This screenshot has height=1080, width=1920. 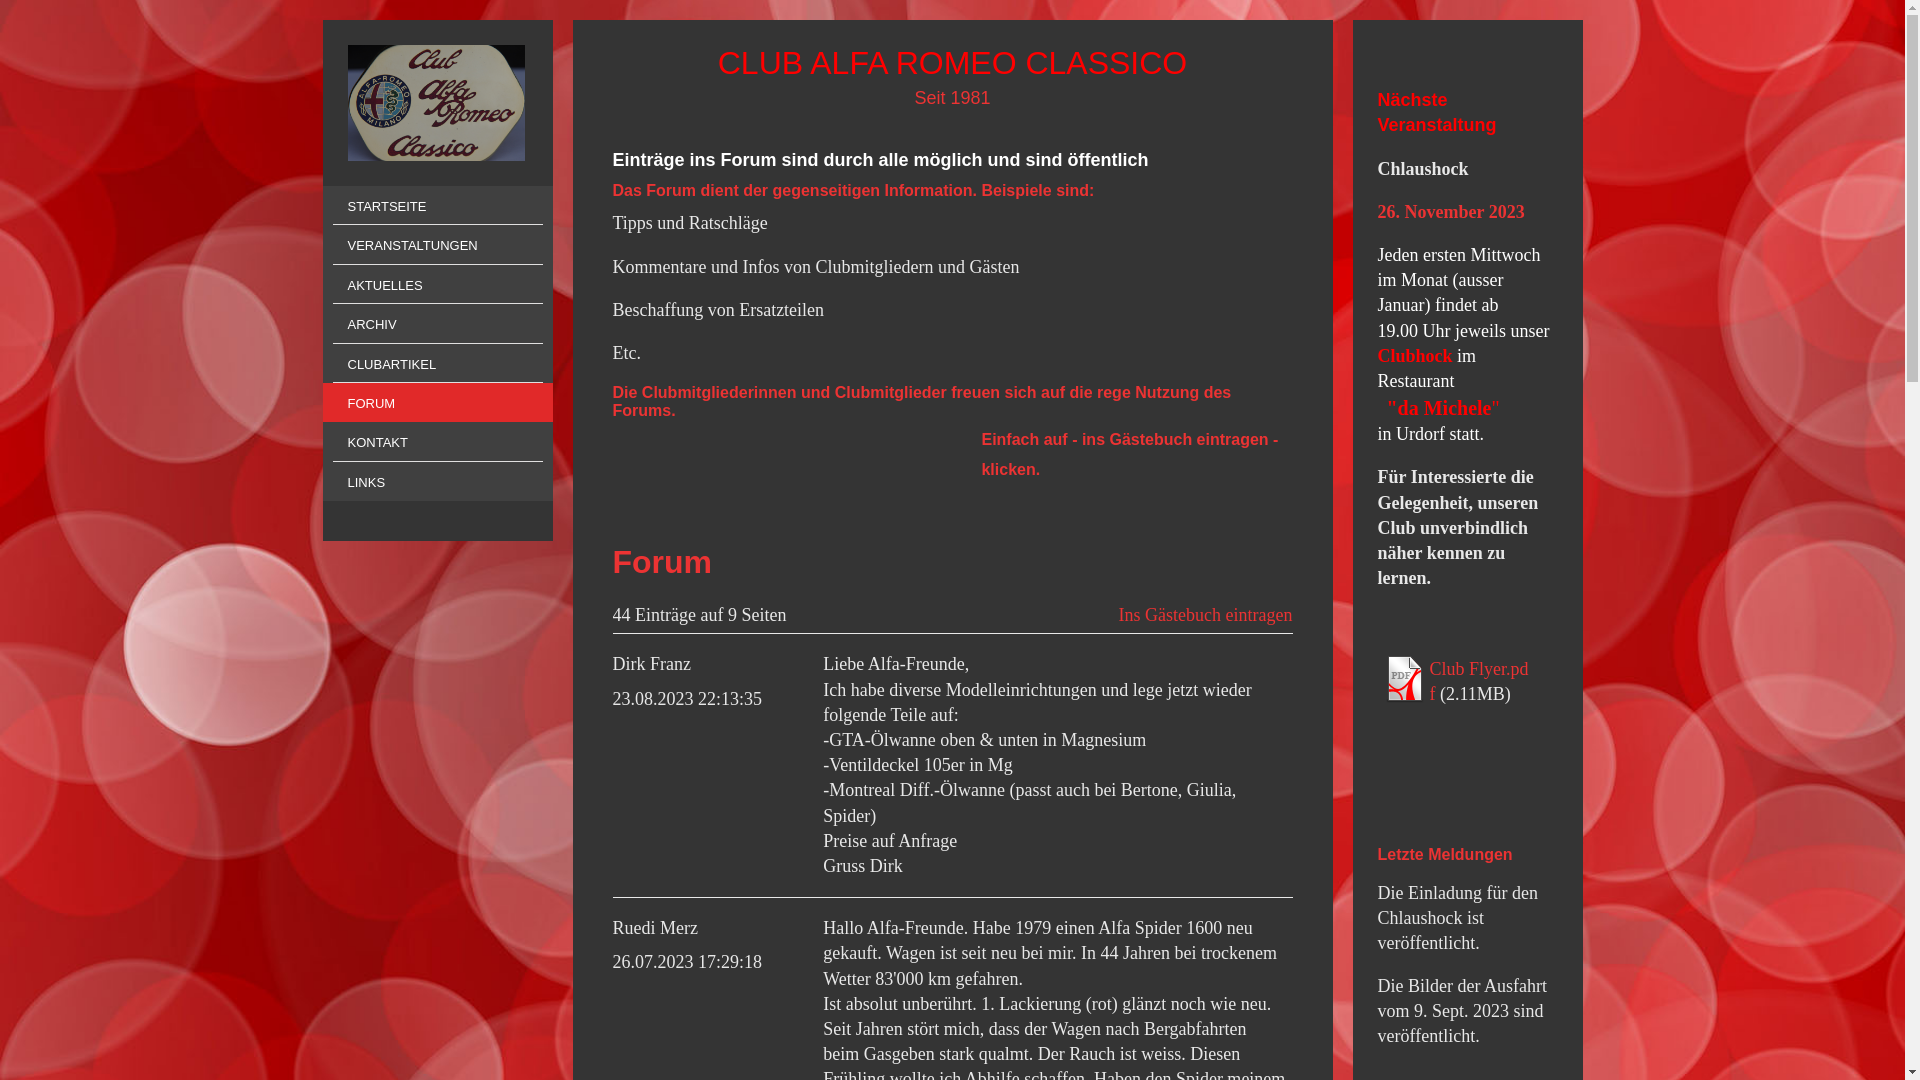 What do you see at coordinates (435, 440) in the screenshot?
I see `'KONTAKT'` at bounding box center [435, 440].